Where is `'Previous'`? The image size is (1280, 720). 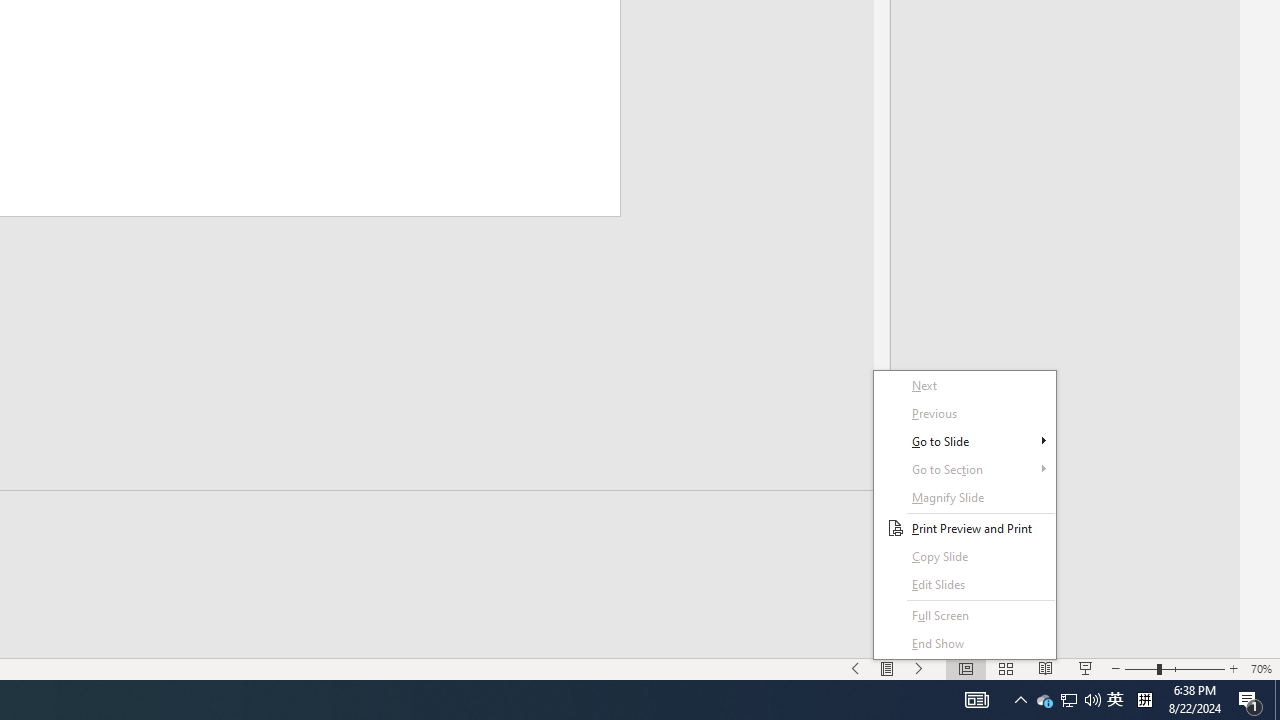
'Previous' is located at coordinates (965, 412).